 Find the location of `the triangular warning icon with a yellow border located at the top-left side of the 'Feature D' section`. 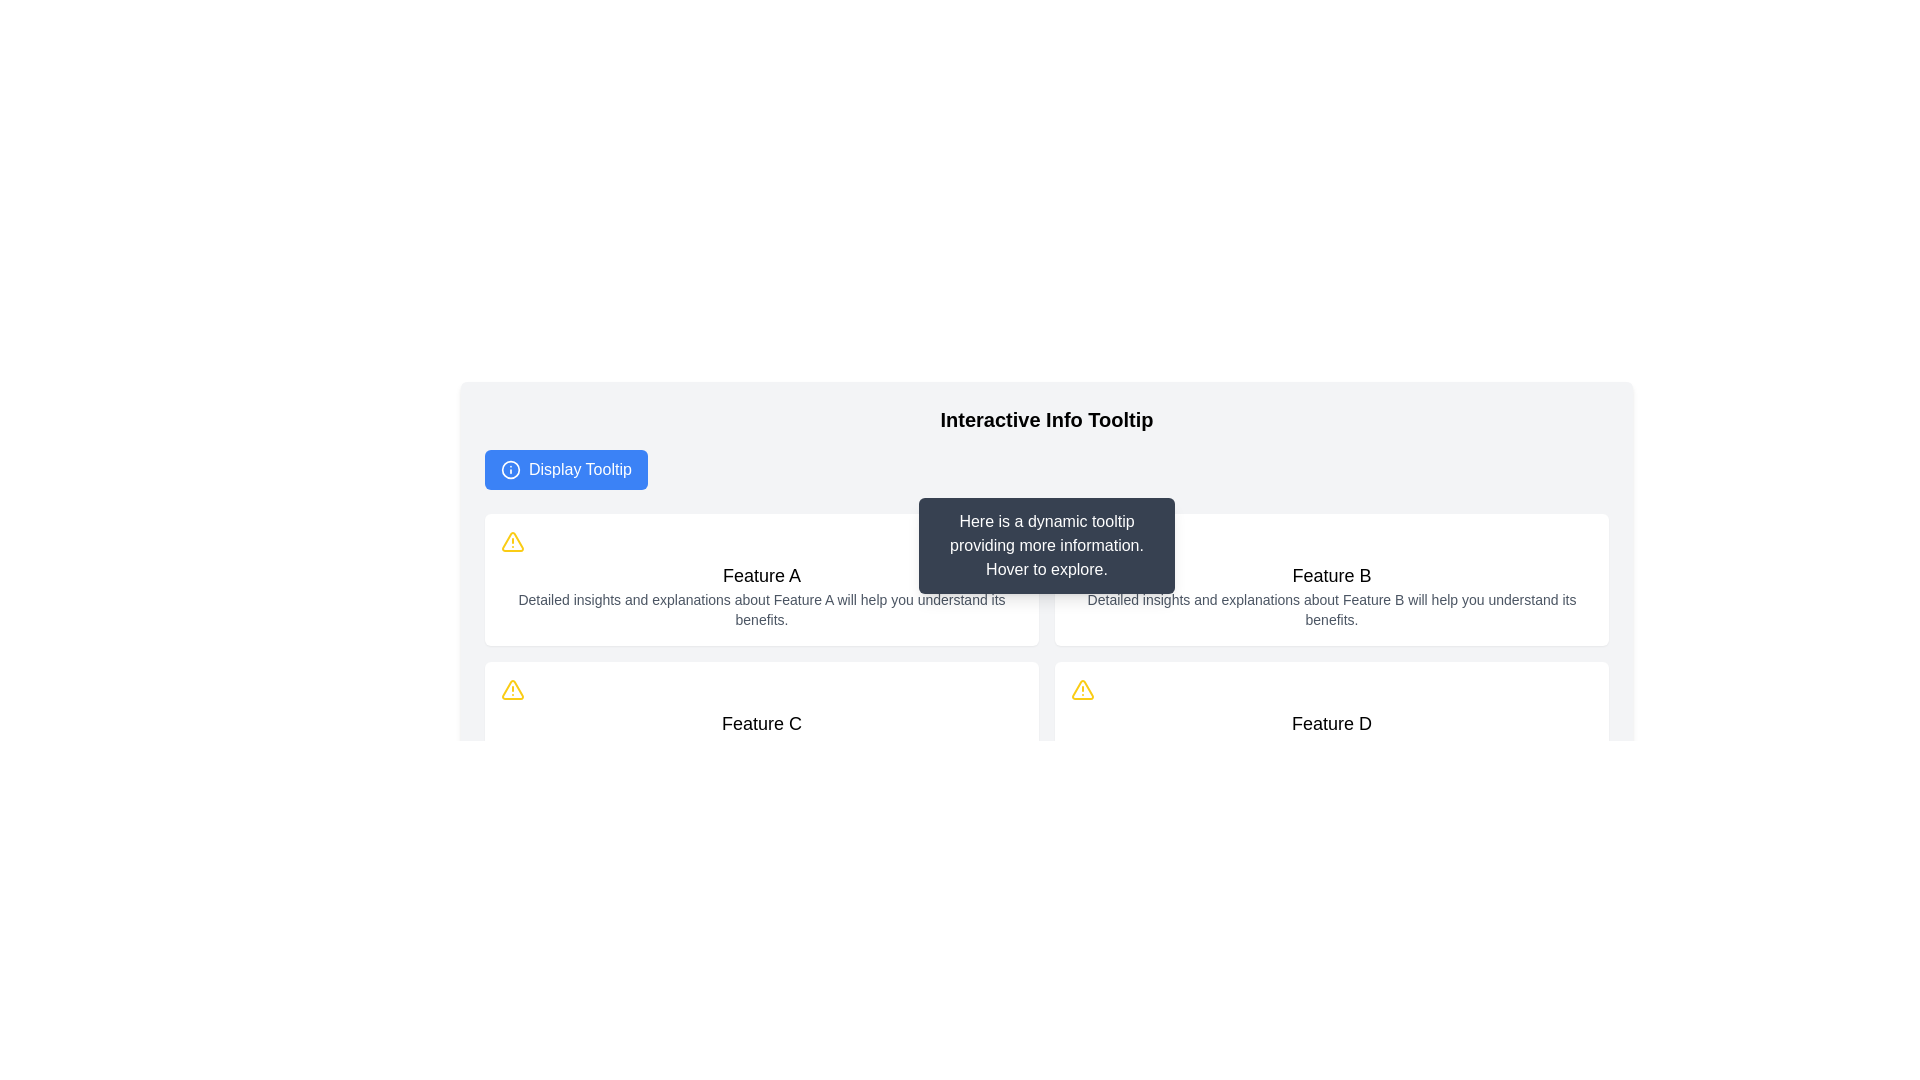

the triangular warning icon with a yellow border located at the top-left side of the 'Feature D' section is located at coordinates (1082, 689).